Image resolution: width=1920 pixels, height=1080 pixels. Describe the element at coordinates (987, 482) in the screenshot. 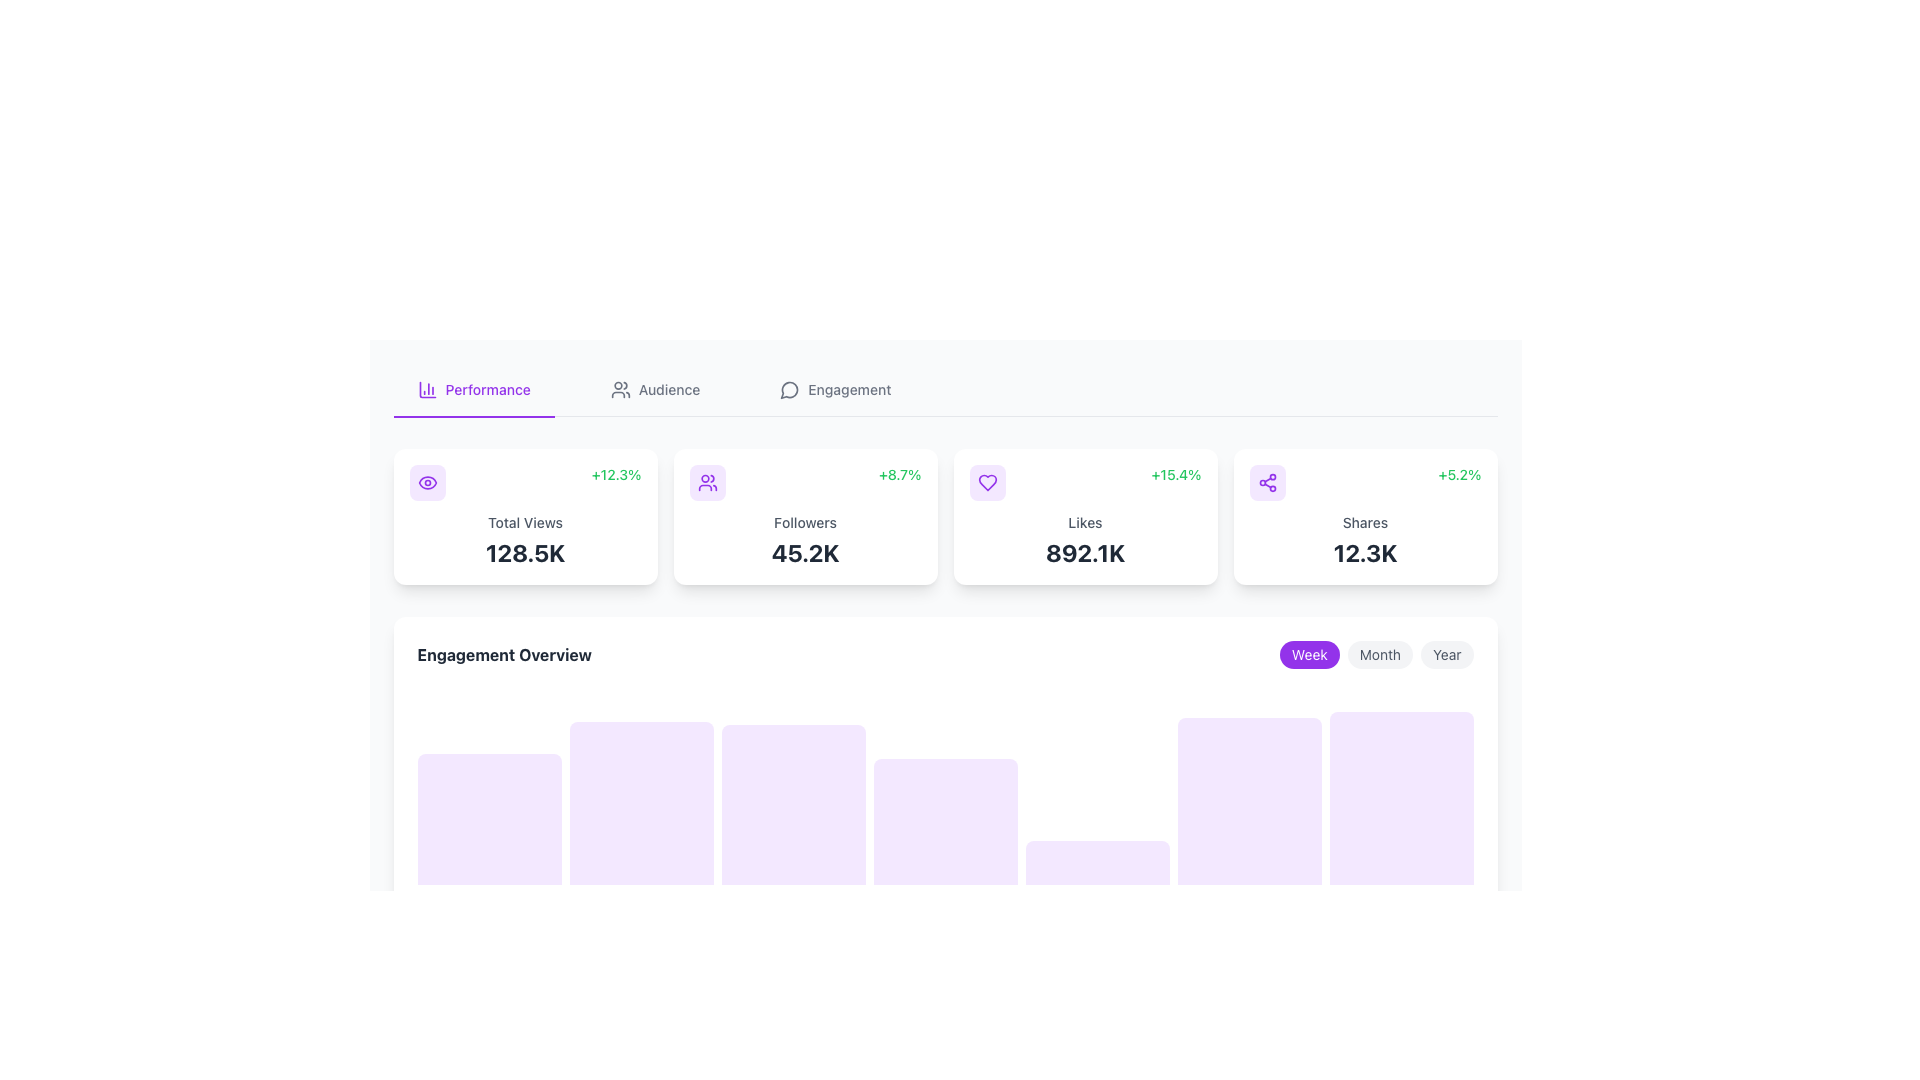

I see `the heart icon representing the 'like' feature located in the third metric card from the left on the dashboard` at that location.